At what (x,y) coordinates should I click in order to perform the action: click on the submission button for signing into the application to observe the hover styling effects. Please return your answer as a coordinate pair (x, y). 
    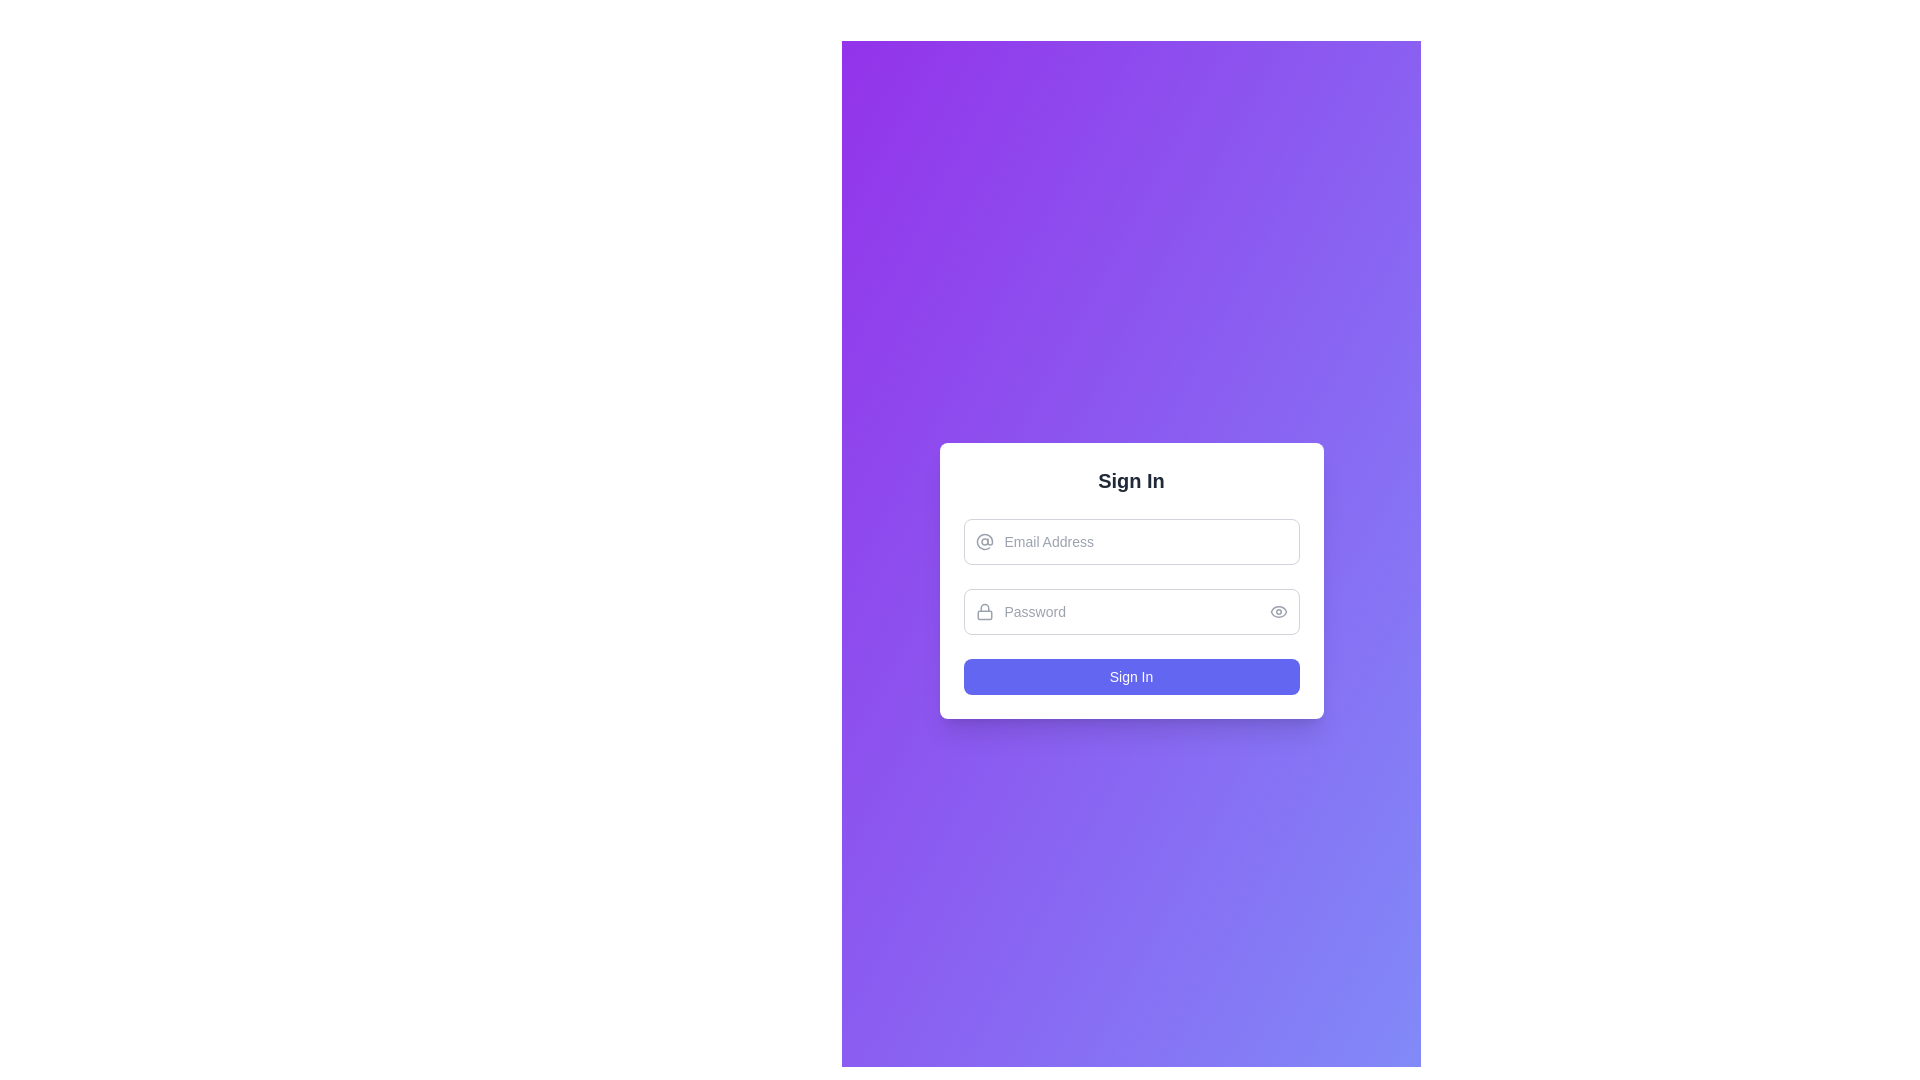
    Looking at the image, I should click on (1131, 676).